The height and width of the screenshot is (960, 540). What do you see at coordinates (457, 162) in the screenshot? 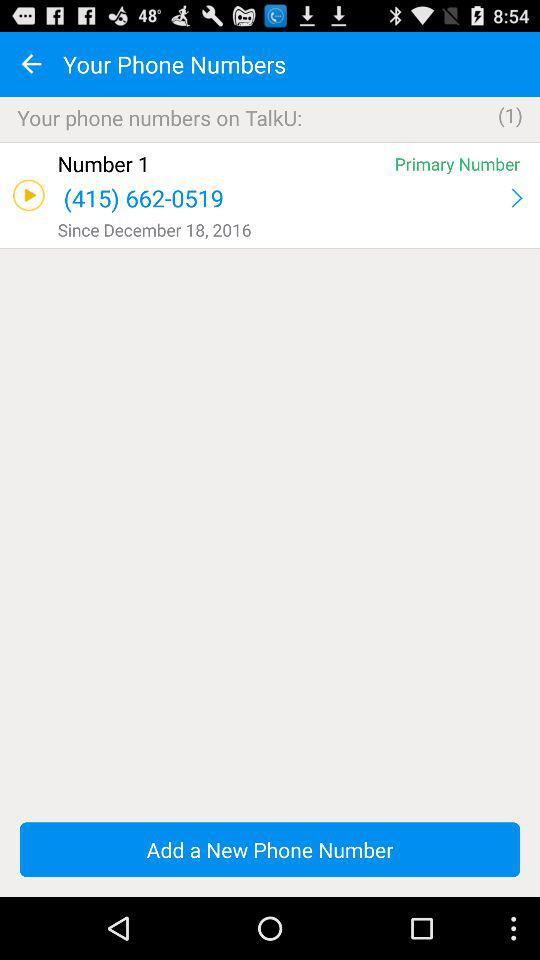
I see `item to the right of the number 1 icon` at bounding box center [457, 162].